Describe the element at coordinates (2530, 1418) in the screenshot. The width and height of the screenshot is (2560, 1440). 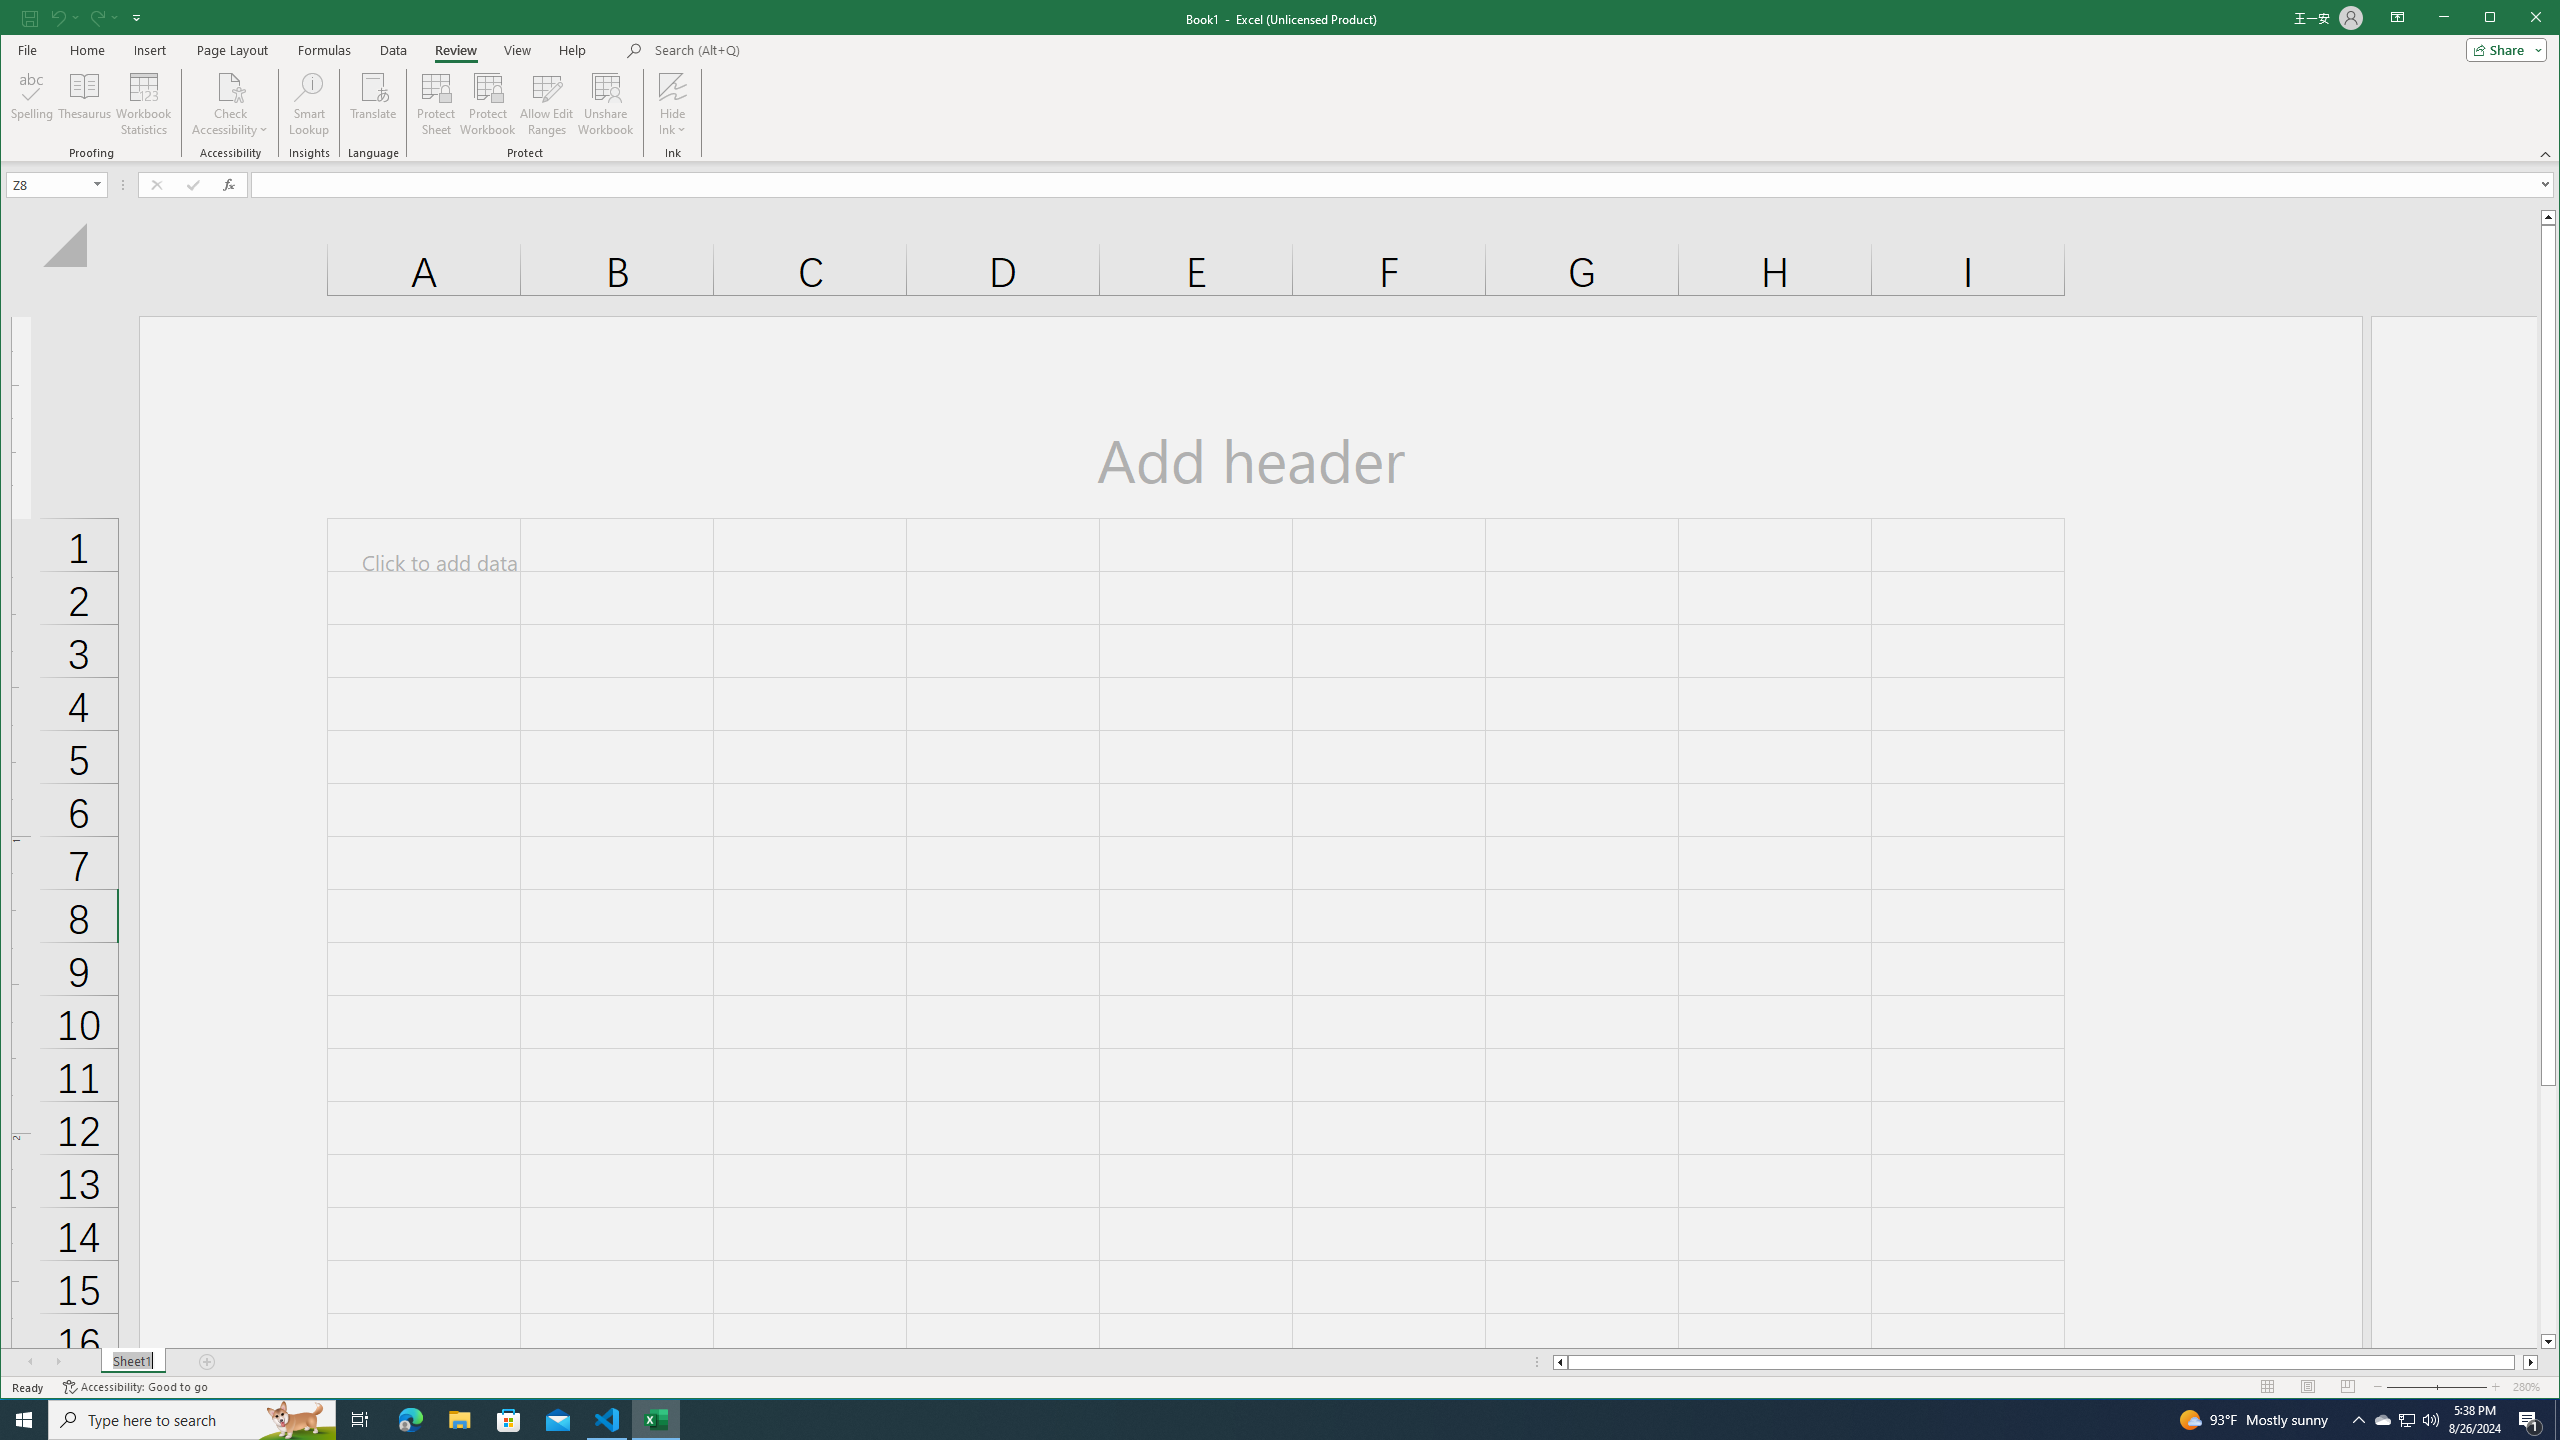
I see `'Action Center, 1 new notification'` at that location.